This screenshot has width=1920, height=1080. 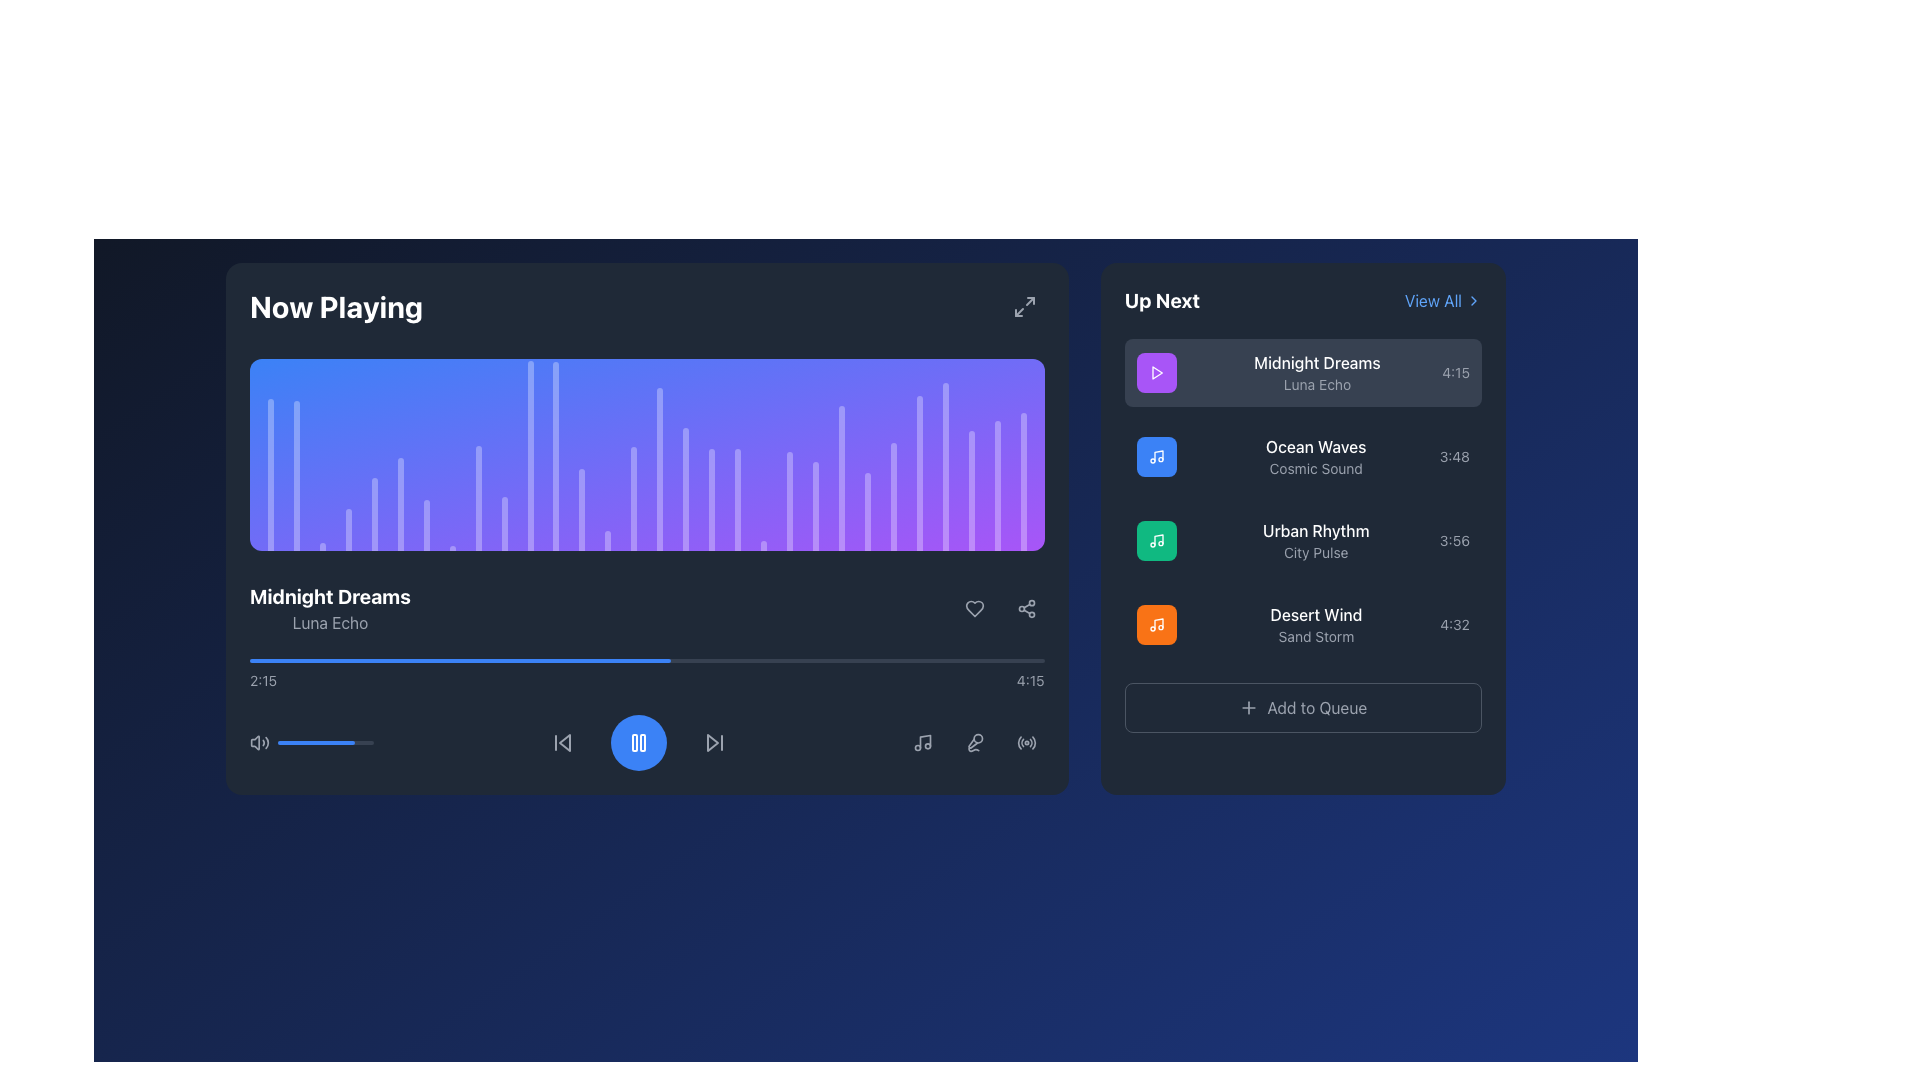 What do you see at coordinates (1024, 307) in the screenshot?
I see `the interactive icon button located at the upper-right corner of the 'Now Playing' section to change its color` at bounding box center [1024, 307].